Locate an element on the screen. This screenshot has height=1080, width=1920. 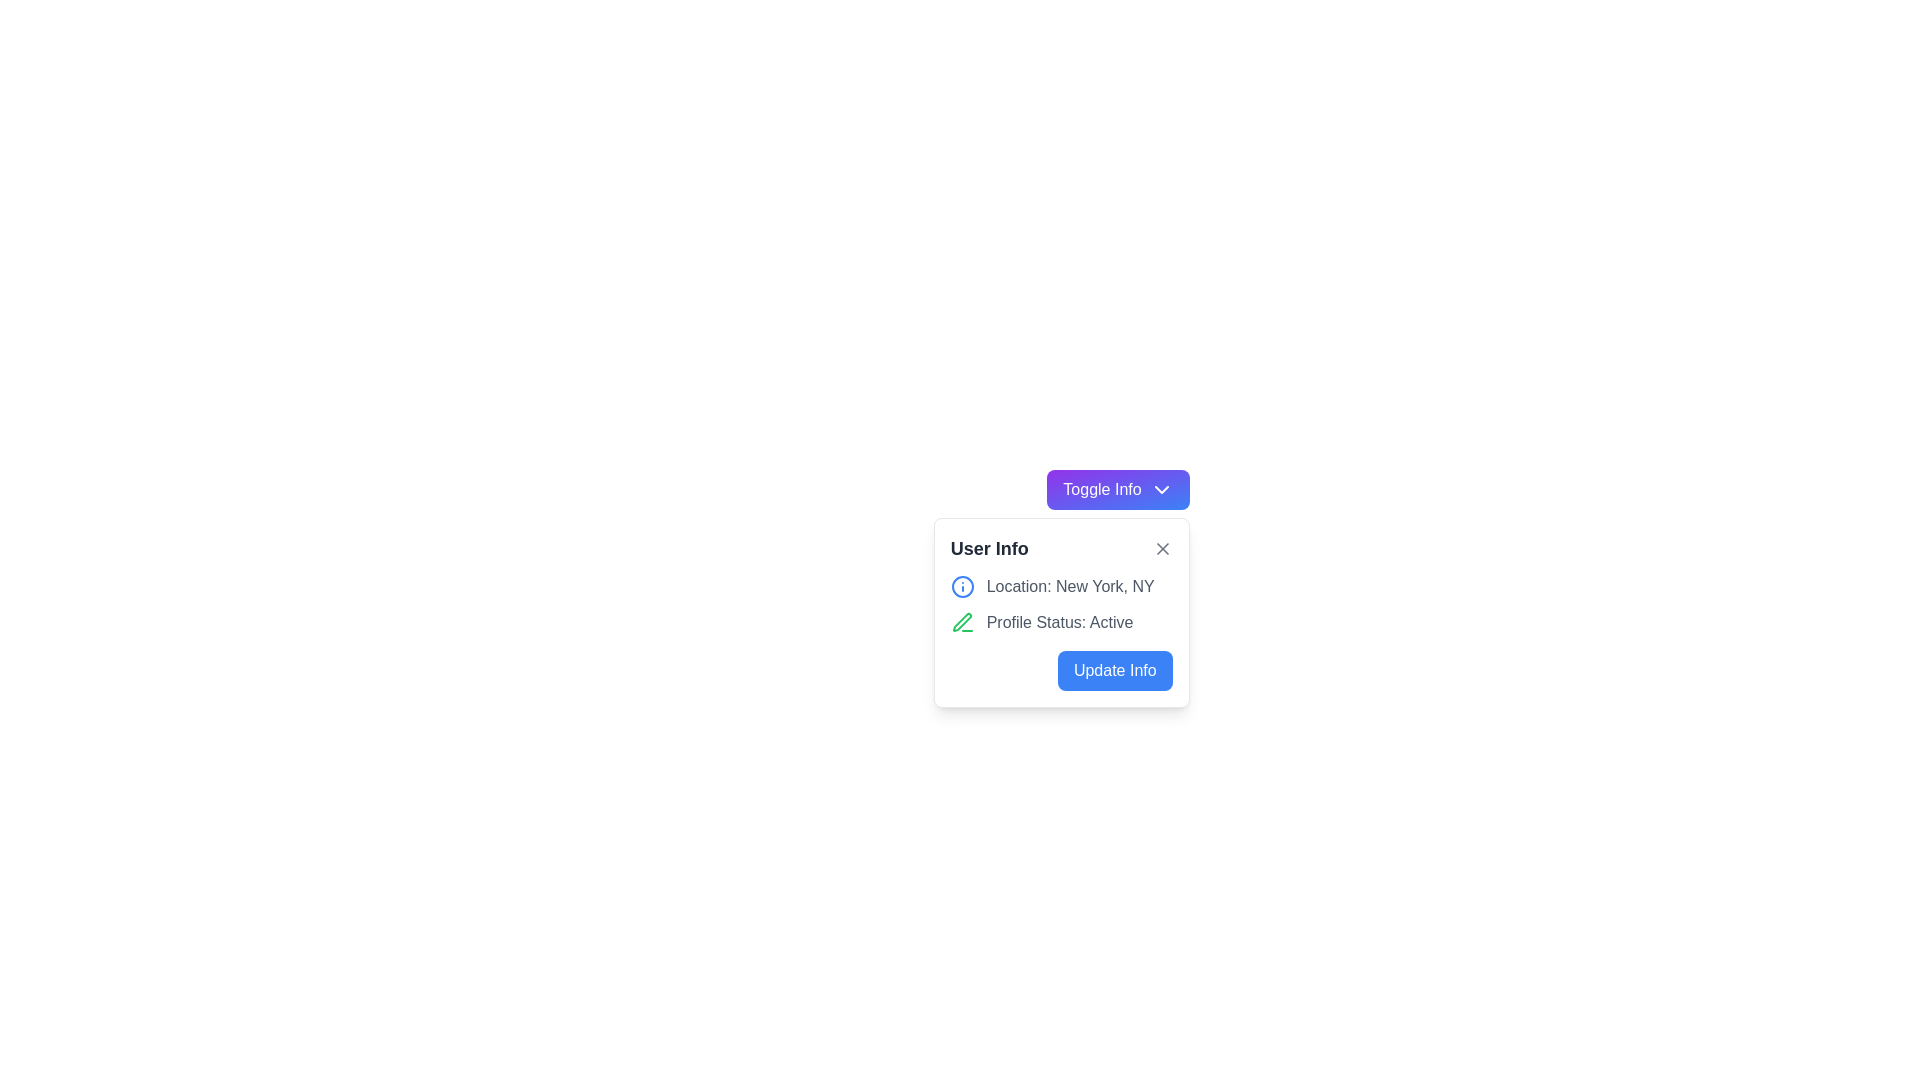
the blue rectangular button with rounded corners and white text reading 'Update Info' located at the bottom-right corner of the 'User Info' card is located at coordinates (1114, 671).